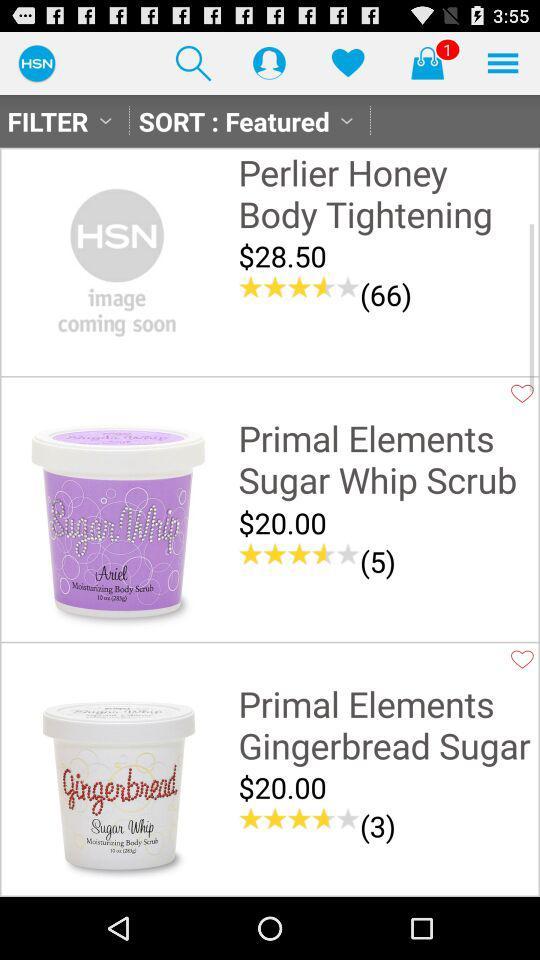 The height and width of the screenshot is (960, 540). What do you see at coordinates (269, 62) in the screenshot?
I see `profile button` at bounding box center [269, 62].